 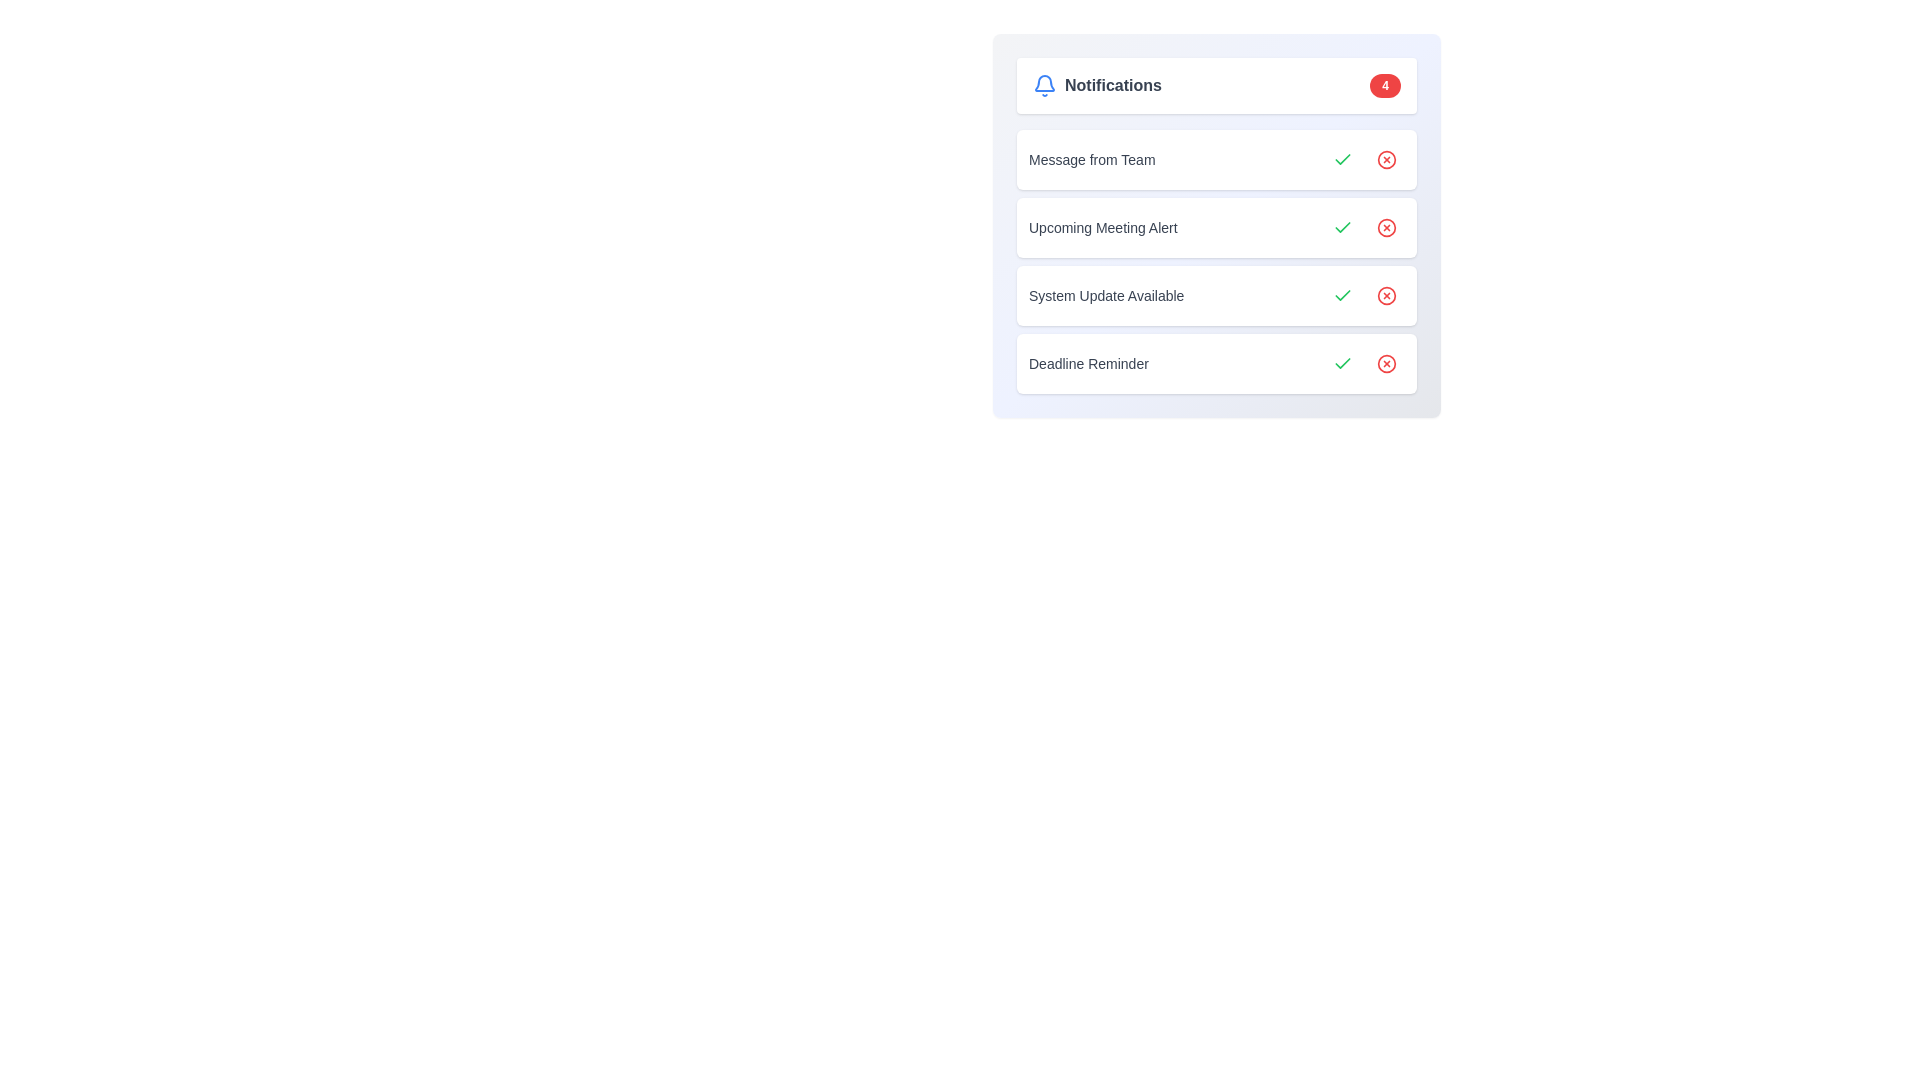 What do you see at coordinates (1363, 158) in the screenshot?
I see `the interactive control panel containing the green checkmark and red cross buttons` at bounding box center [1363, 158].